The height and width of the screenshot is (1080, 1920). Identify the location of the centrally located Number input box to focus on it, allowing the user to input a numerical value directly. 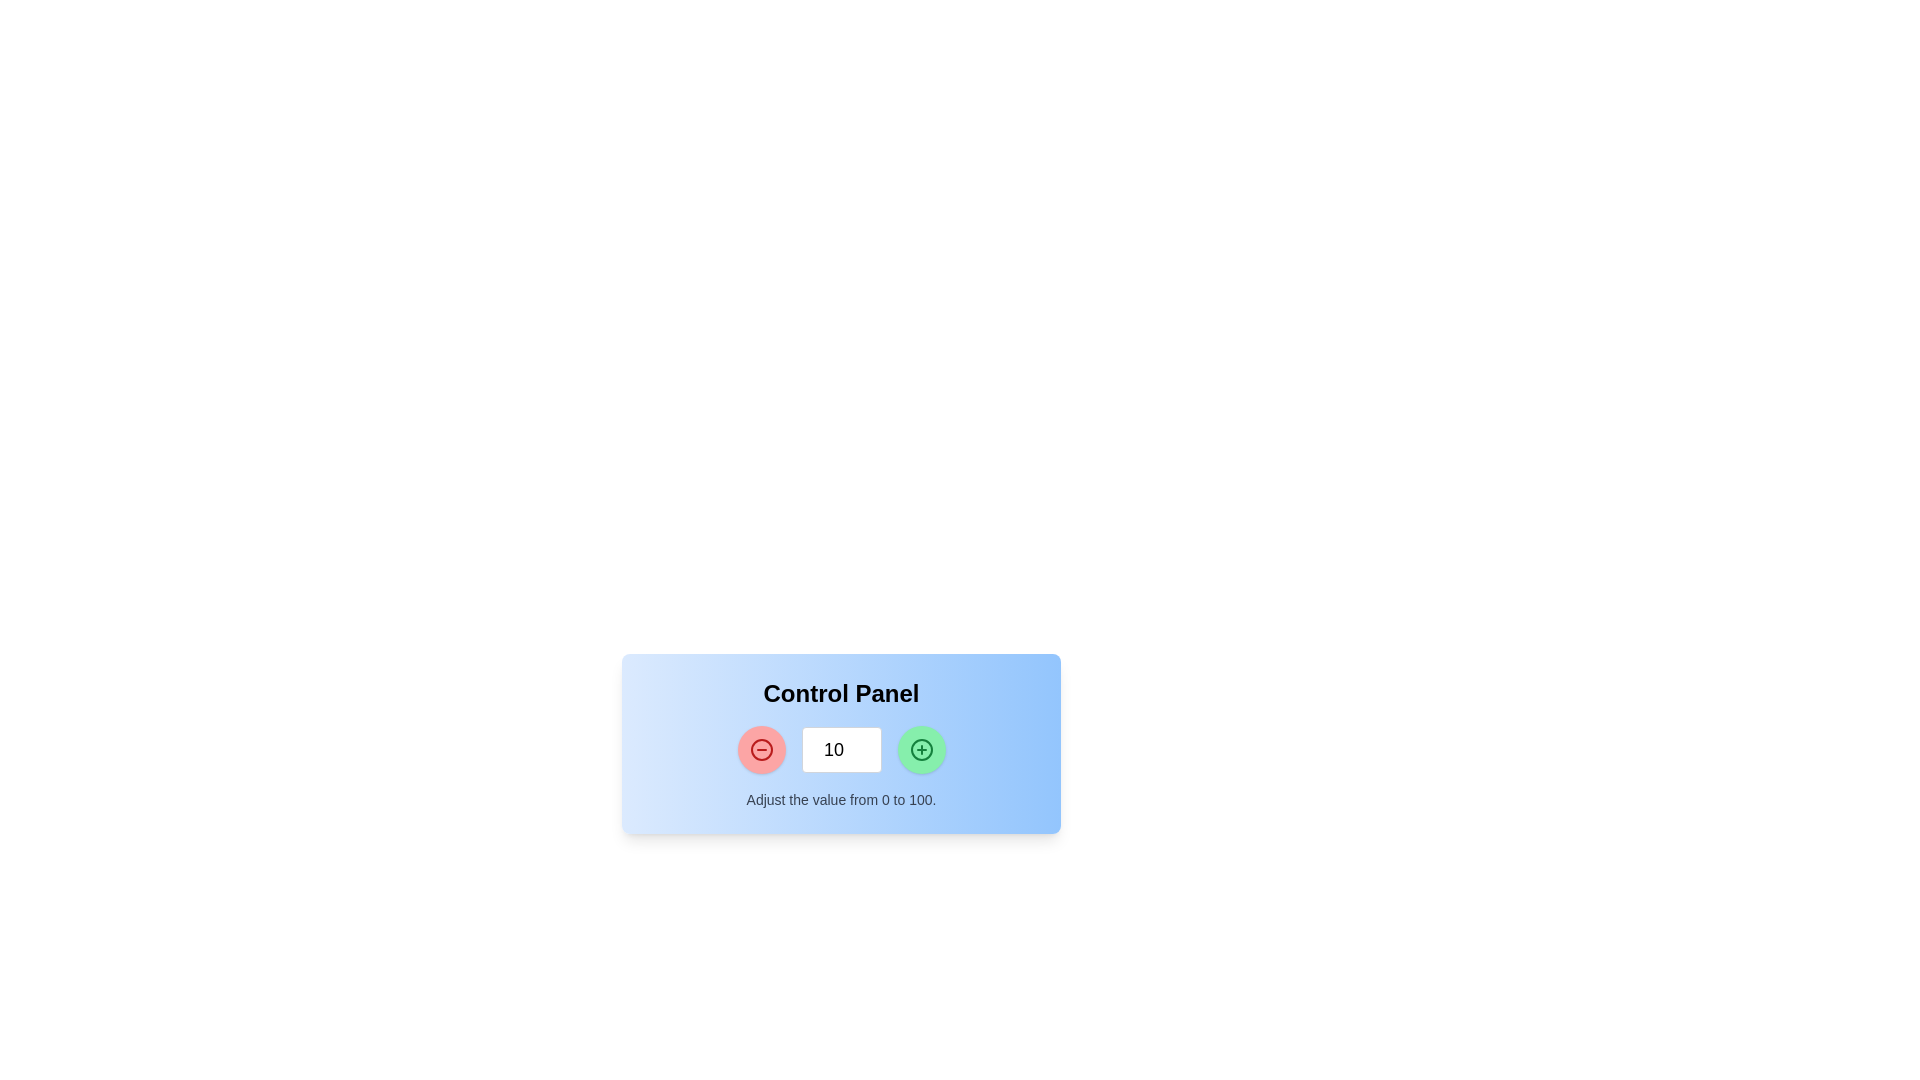
(841, 749).